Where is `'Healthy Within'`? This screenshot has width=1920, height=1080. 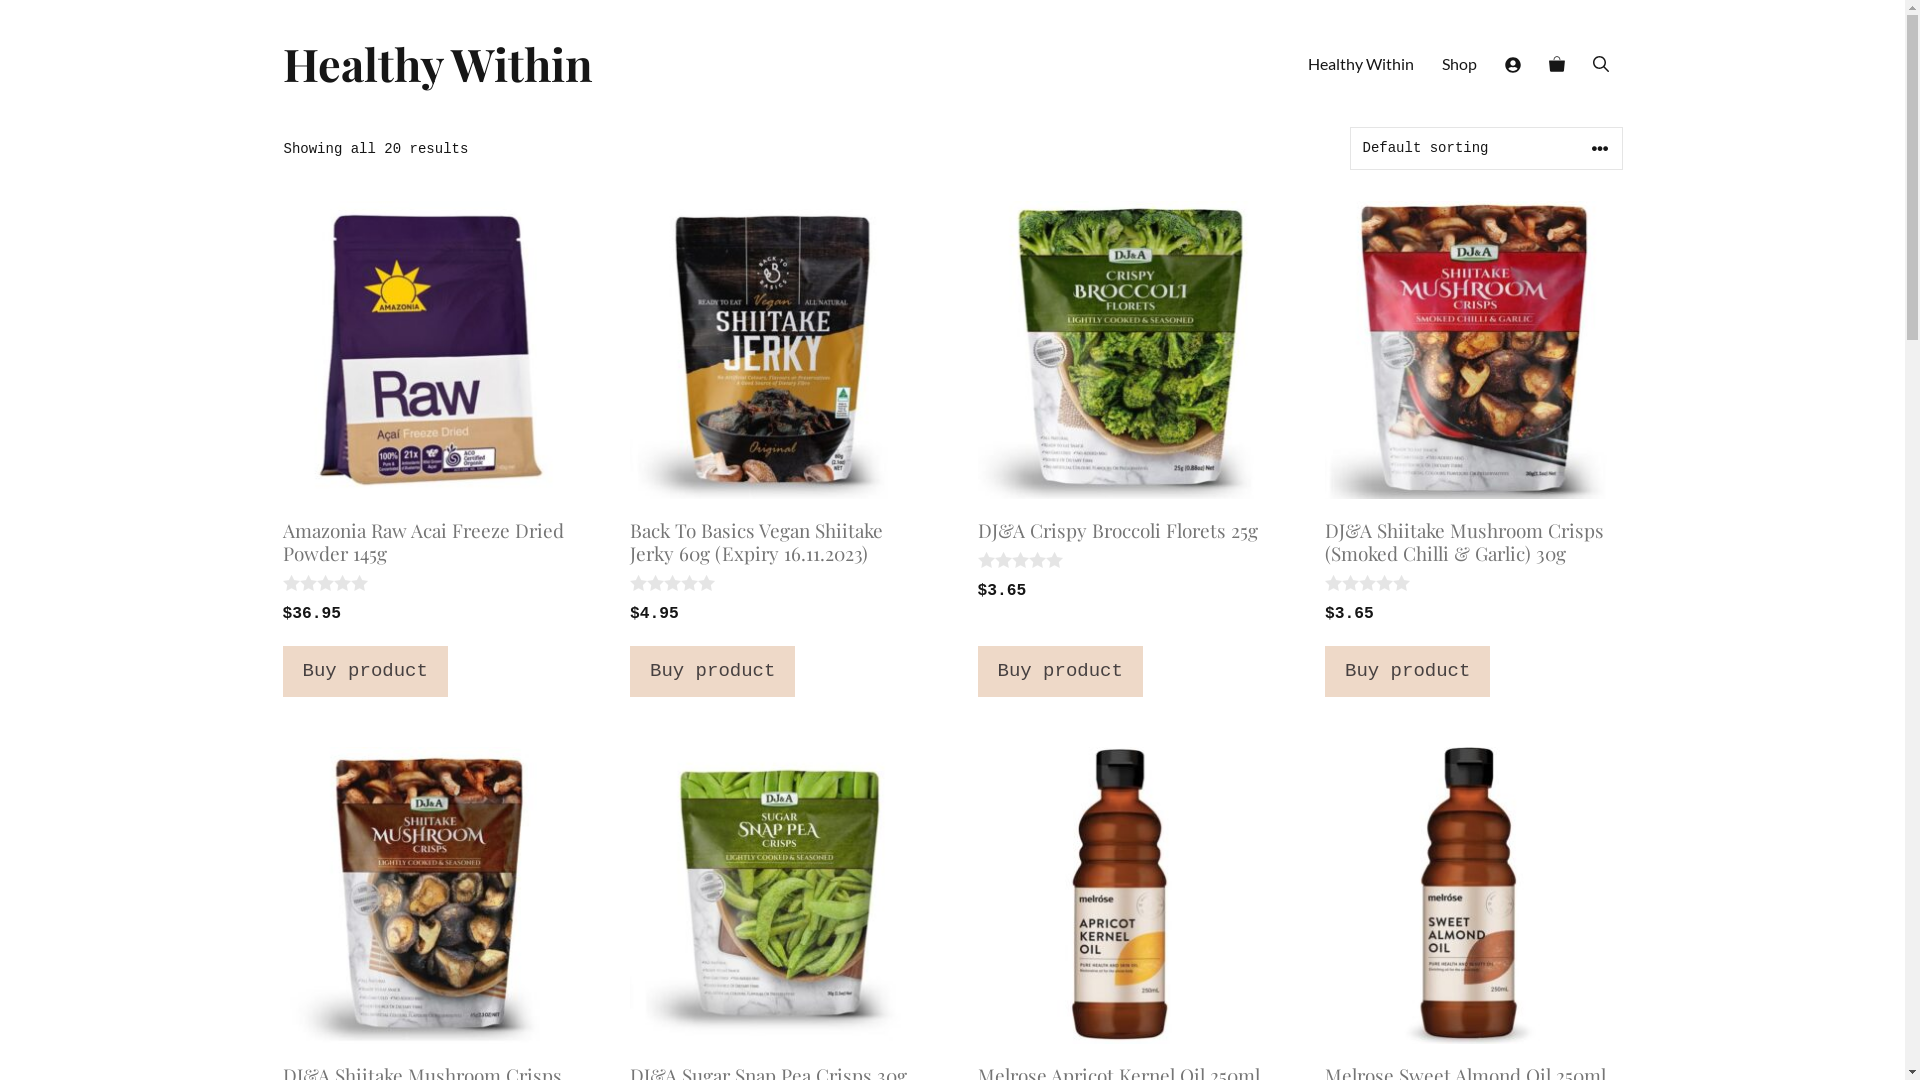
'Healthy Within' is located at coordinates (435, 62).